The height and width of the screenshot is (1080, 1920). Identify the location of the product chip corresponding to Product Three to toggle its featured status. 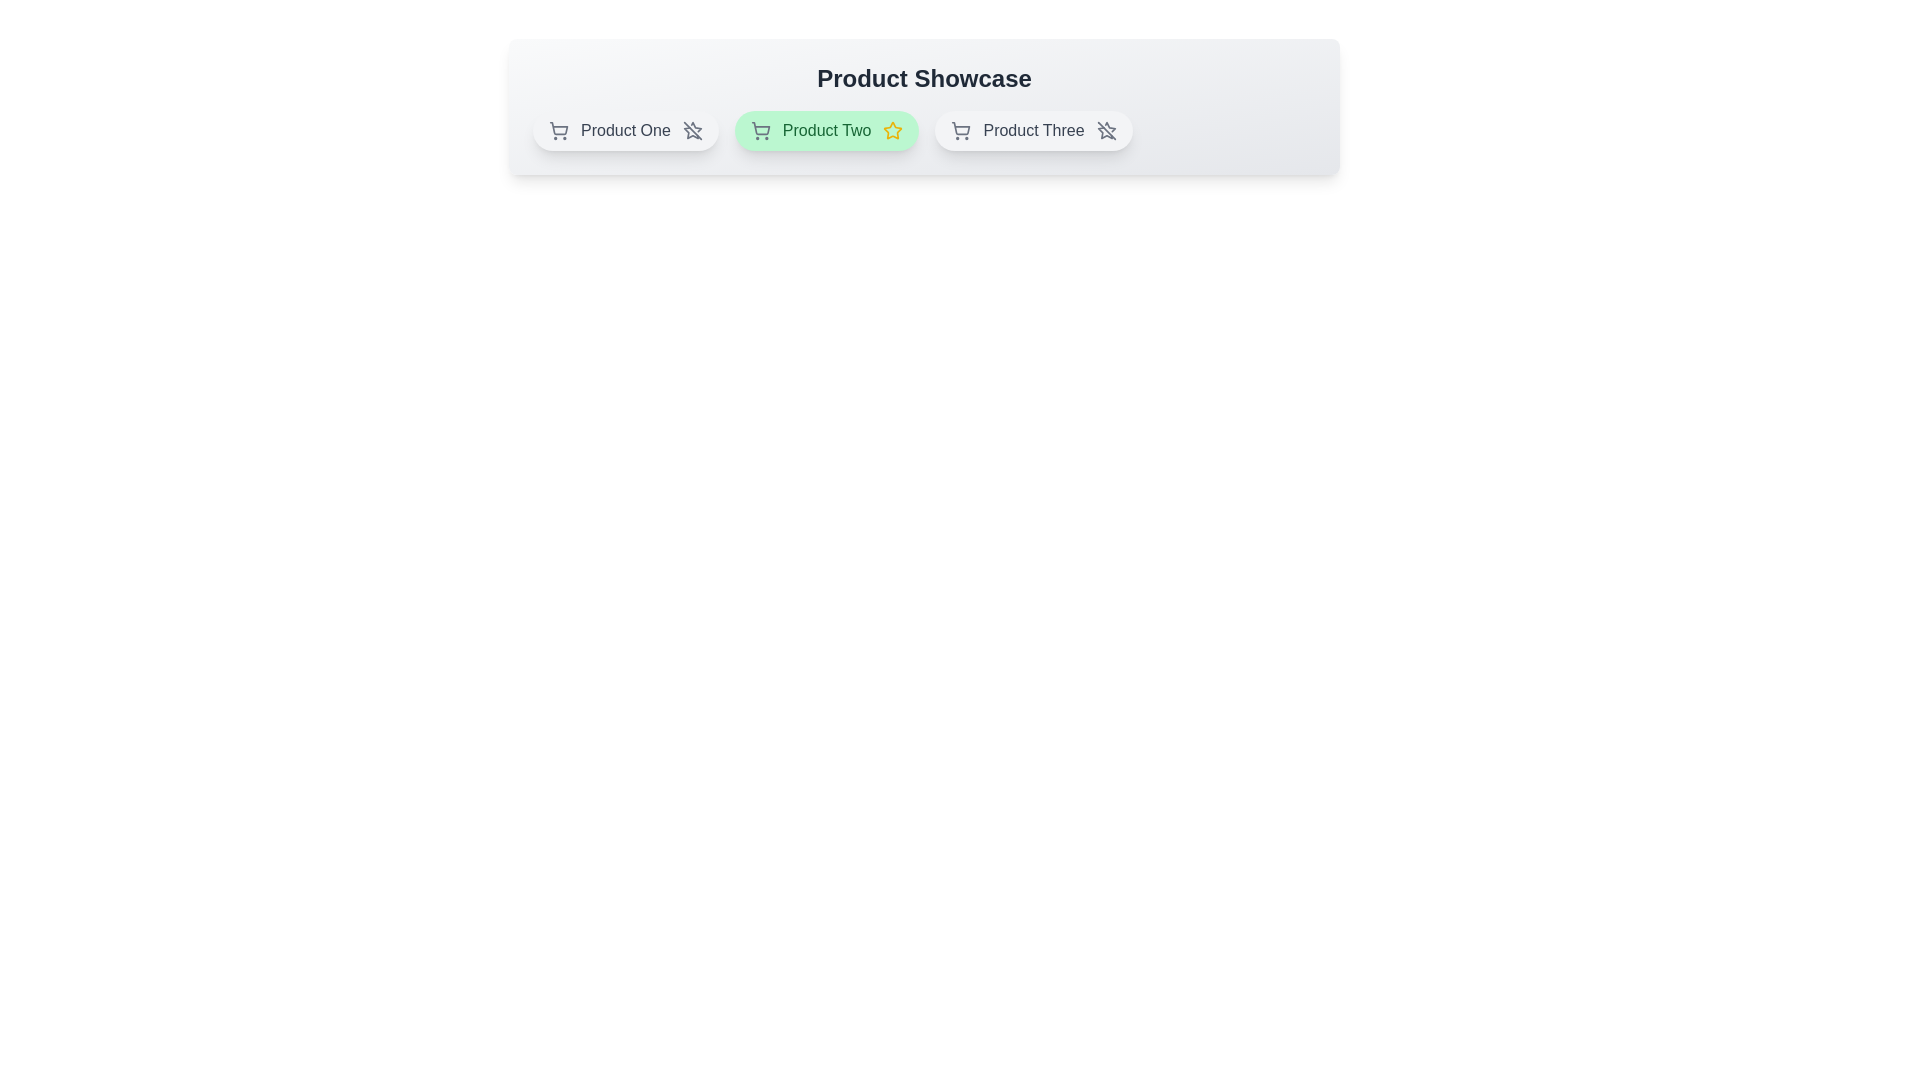
(1034, 131).